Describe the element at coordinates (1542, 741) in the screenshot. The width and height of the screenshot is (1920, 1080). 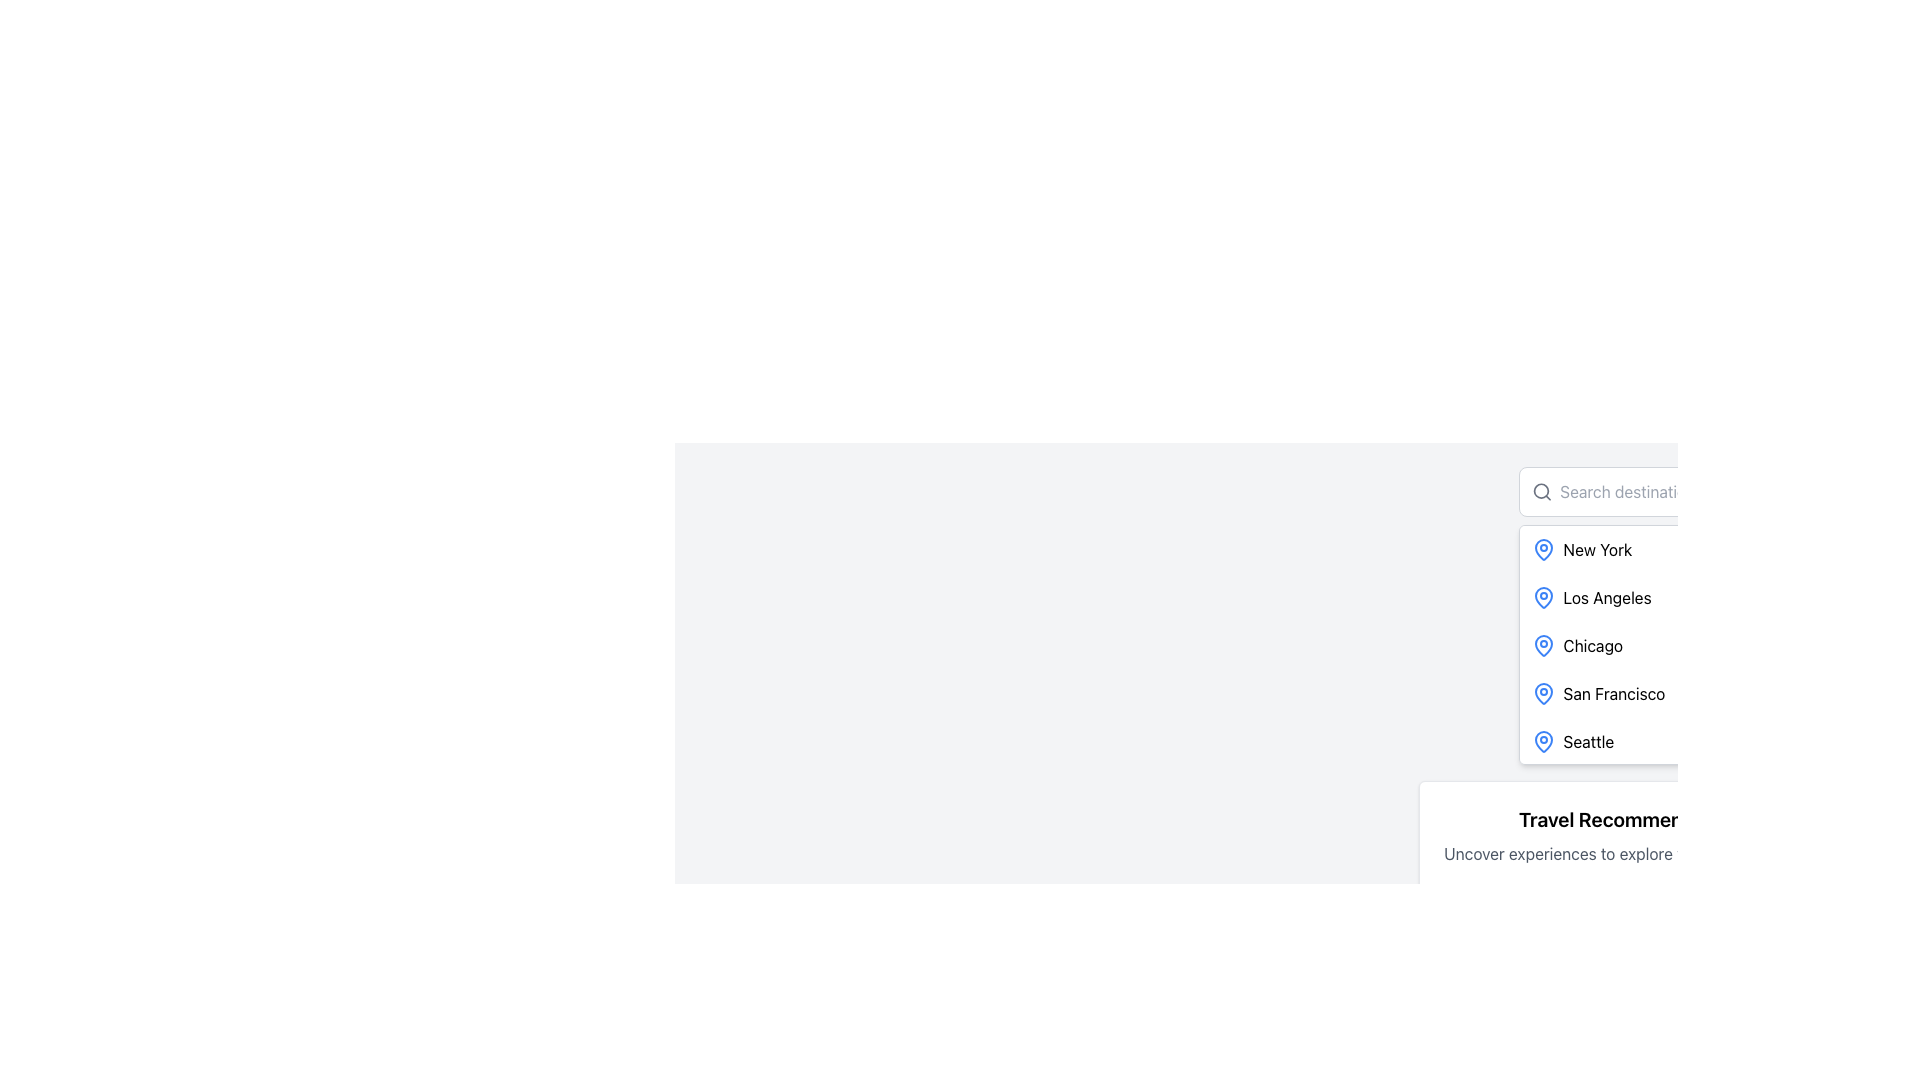
I see `the blue map pin icon located to the left of the text 'Seattle' in the bottom-most row of the city names list` at that location.